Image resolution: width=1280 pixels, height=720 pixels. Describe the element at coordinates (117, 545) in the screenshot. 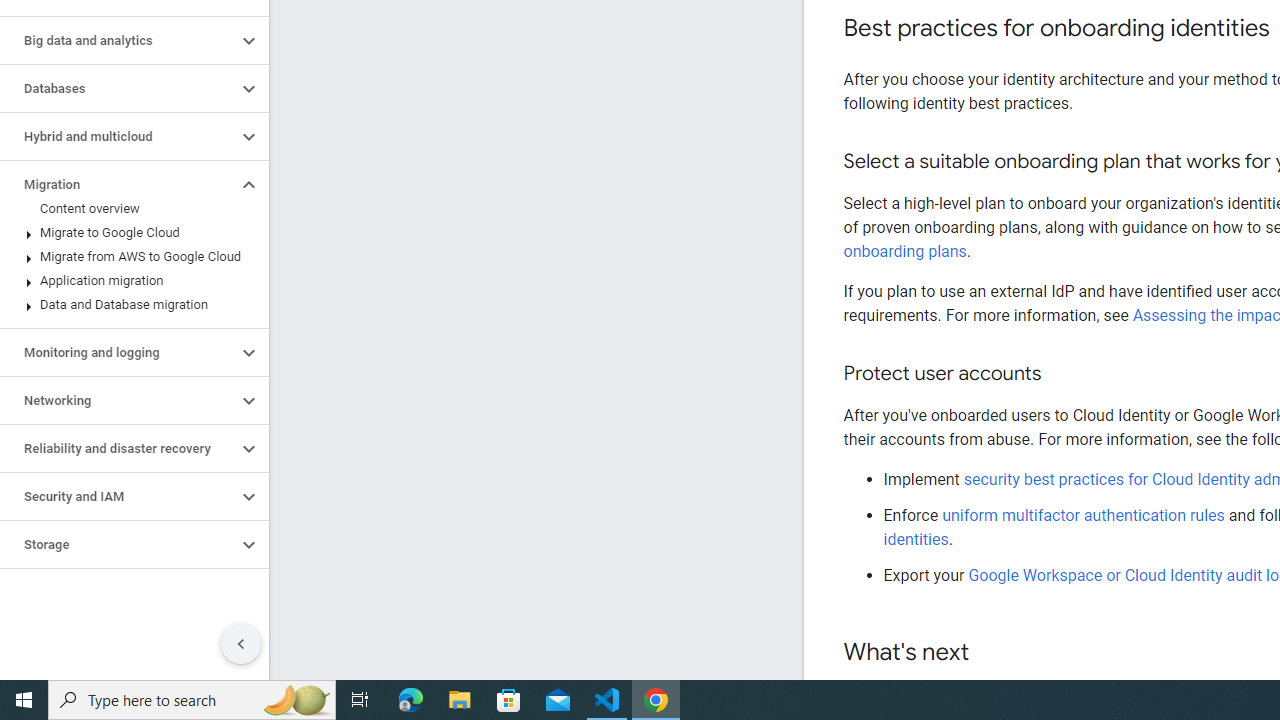

I see `'Storage'` at that location.